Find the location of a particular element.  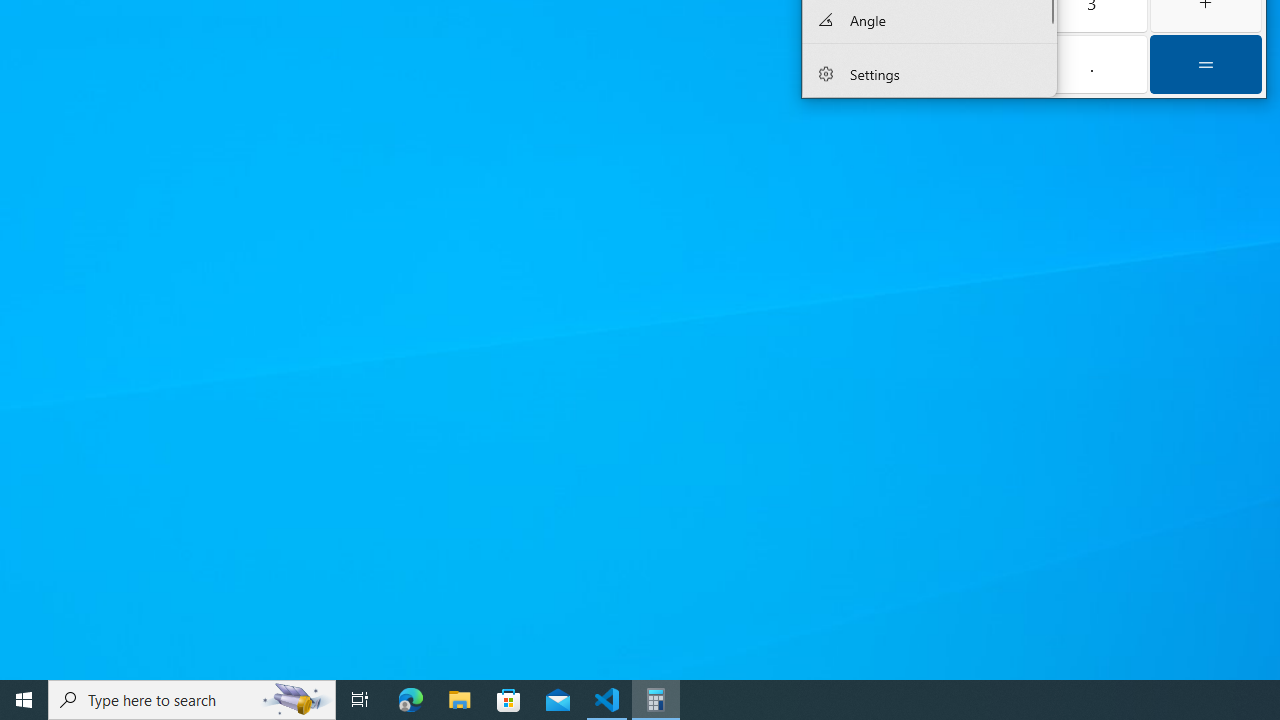

'Start' is located at coordinates (24, 698).